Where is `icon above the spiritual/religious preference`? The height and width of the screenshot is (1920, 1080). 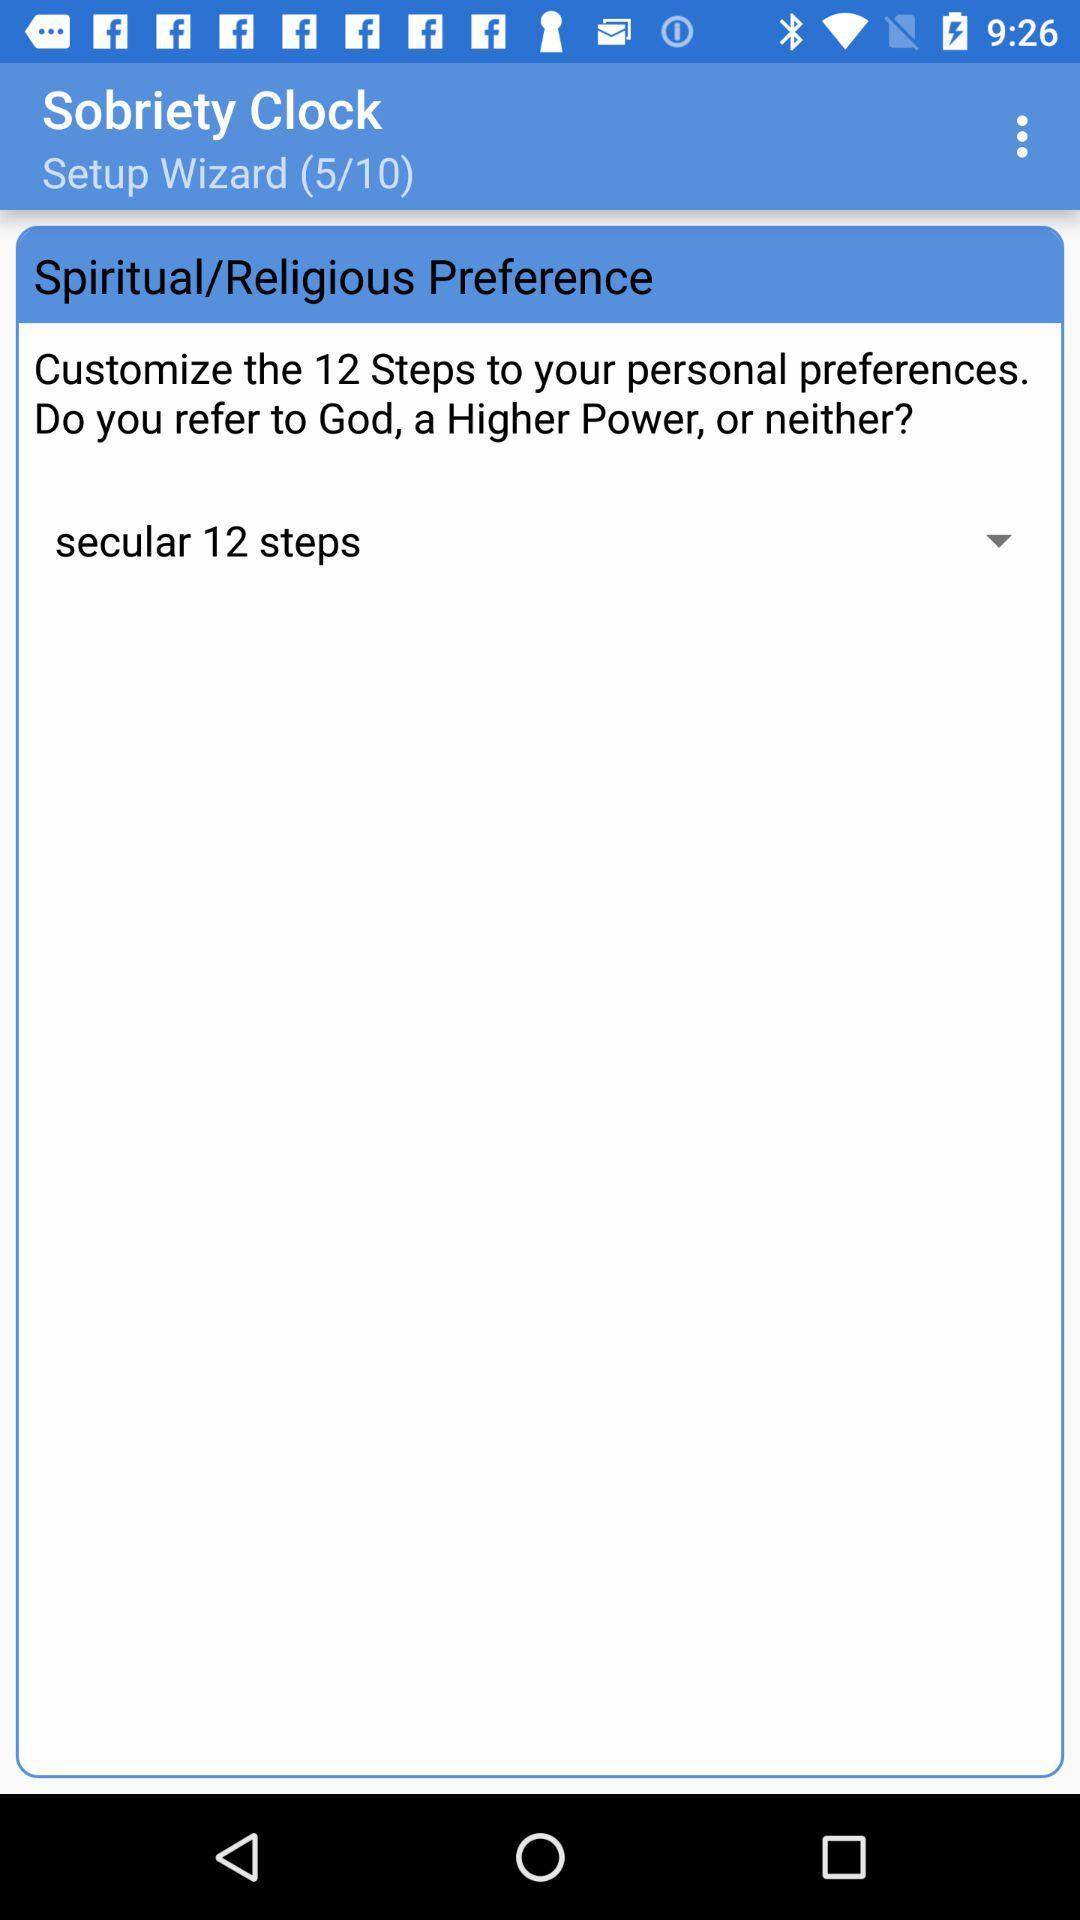 icon above the spiritual/religious preference is located at coordinates (1027, 135).